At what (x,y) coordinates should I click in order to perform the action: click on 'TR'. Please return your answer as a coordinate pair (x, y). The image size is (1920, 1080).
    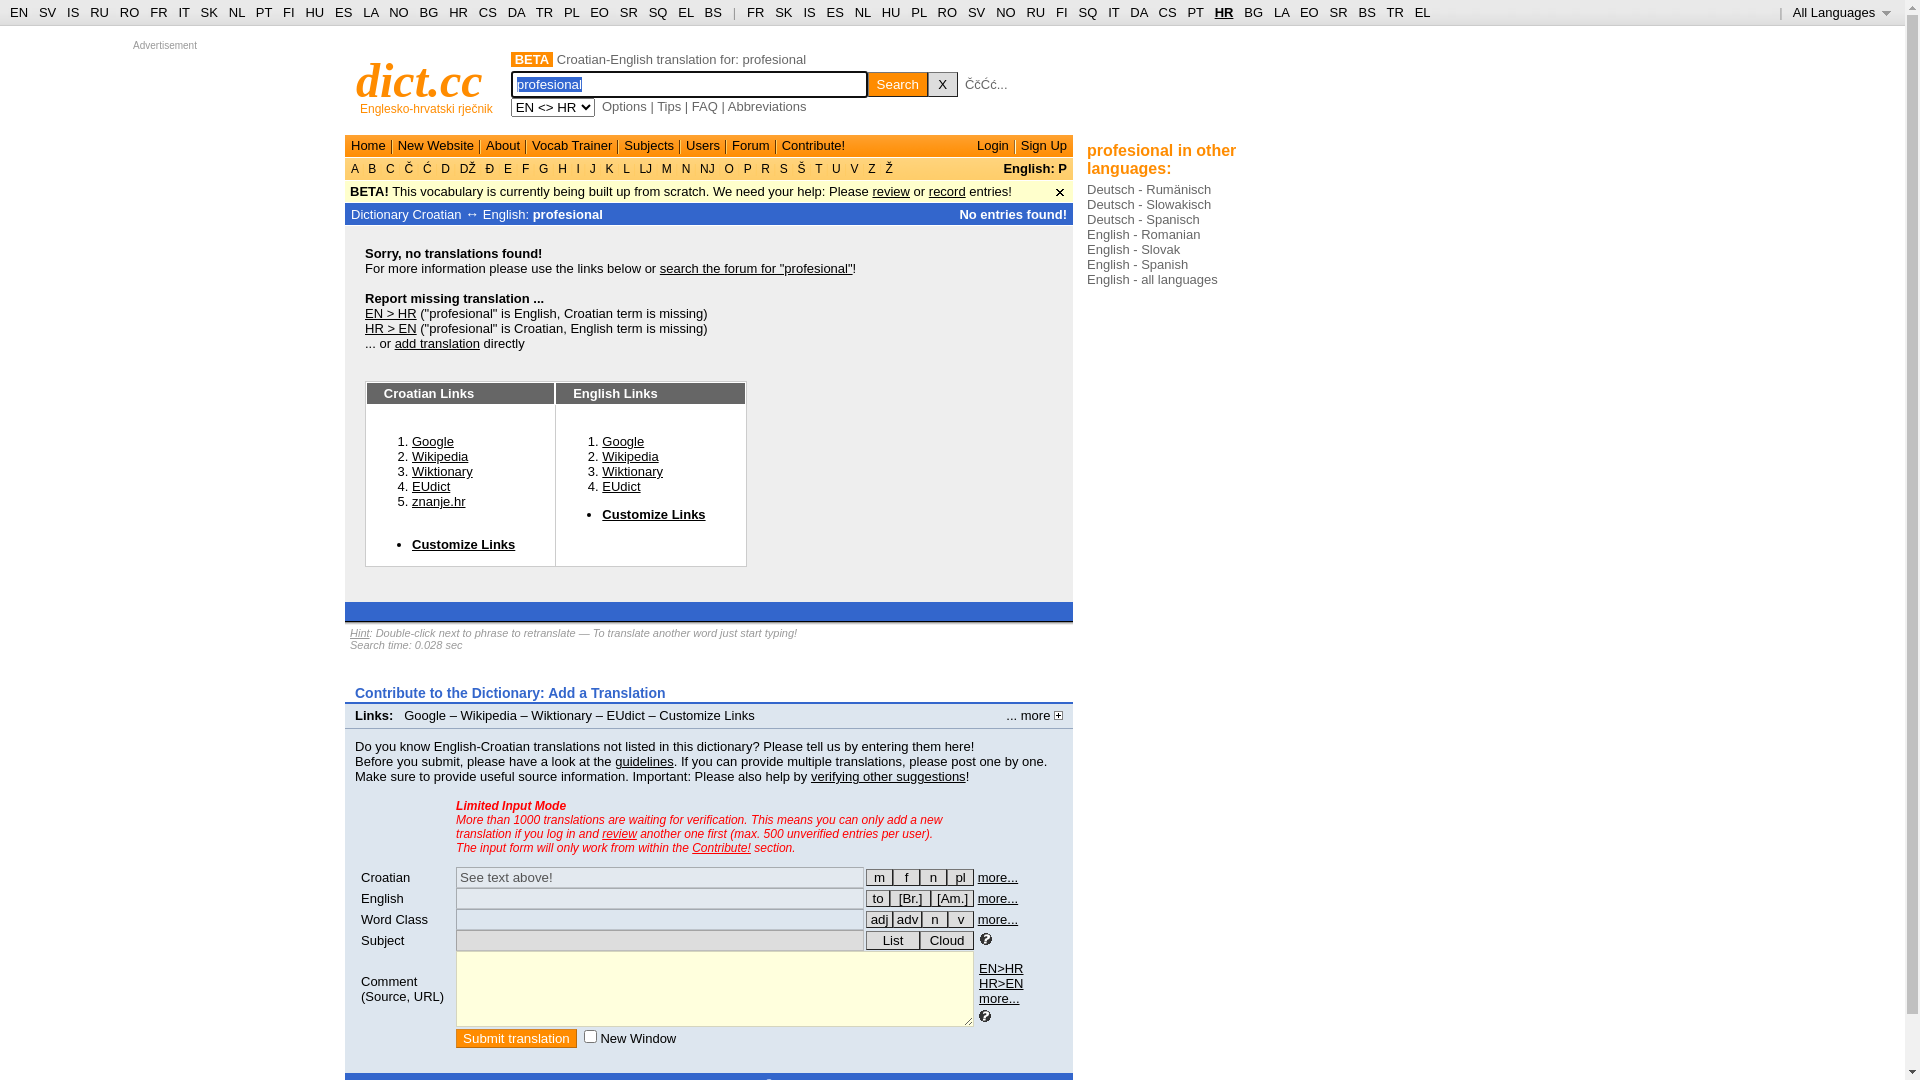
    Looking at the image, I should click on (544, 12).